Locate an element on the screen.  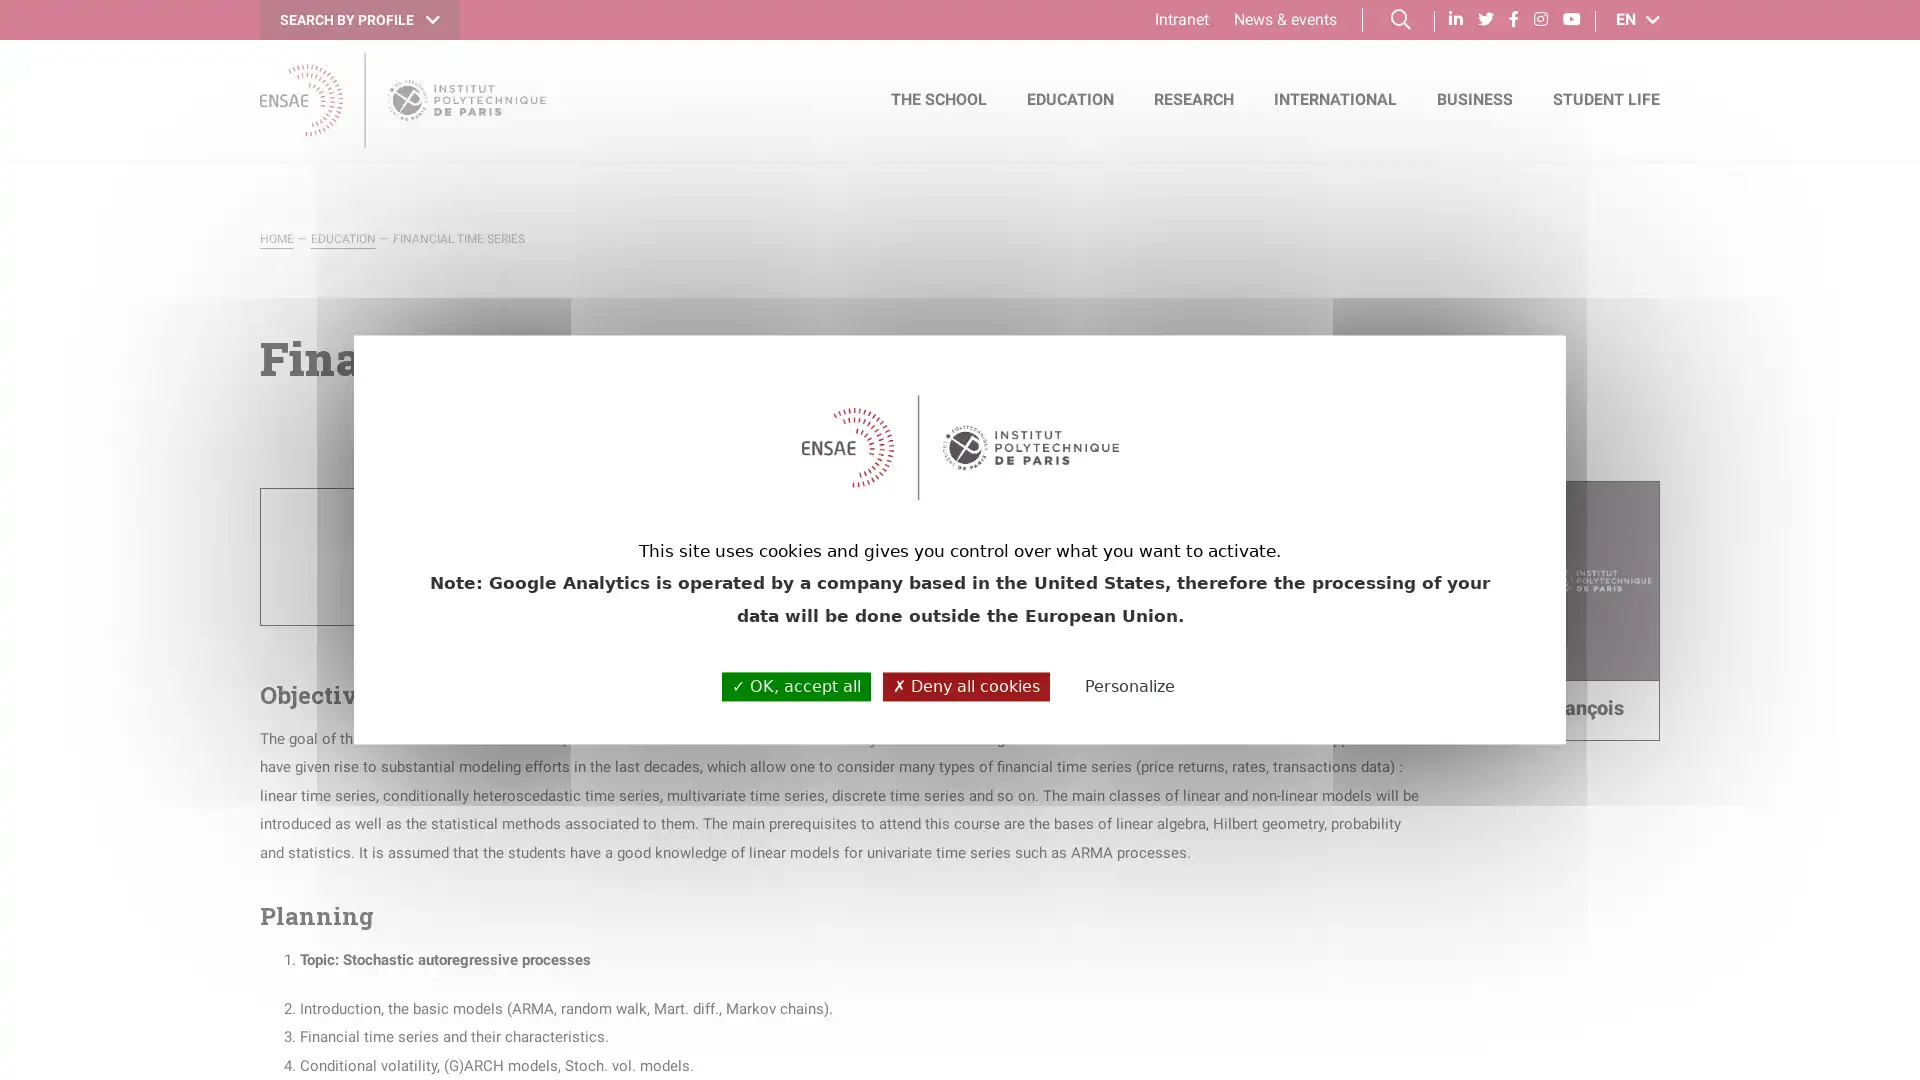
Personalize is located at coordinates (1129, 686).